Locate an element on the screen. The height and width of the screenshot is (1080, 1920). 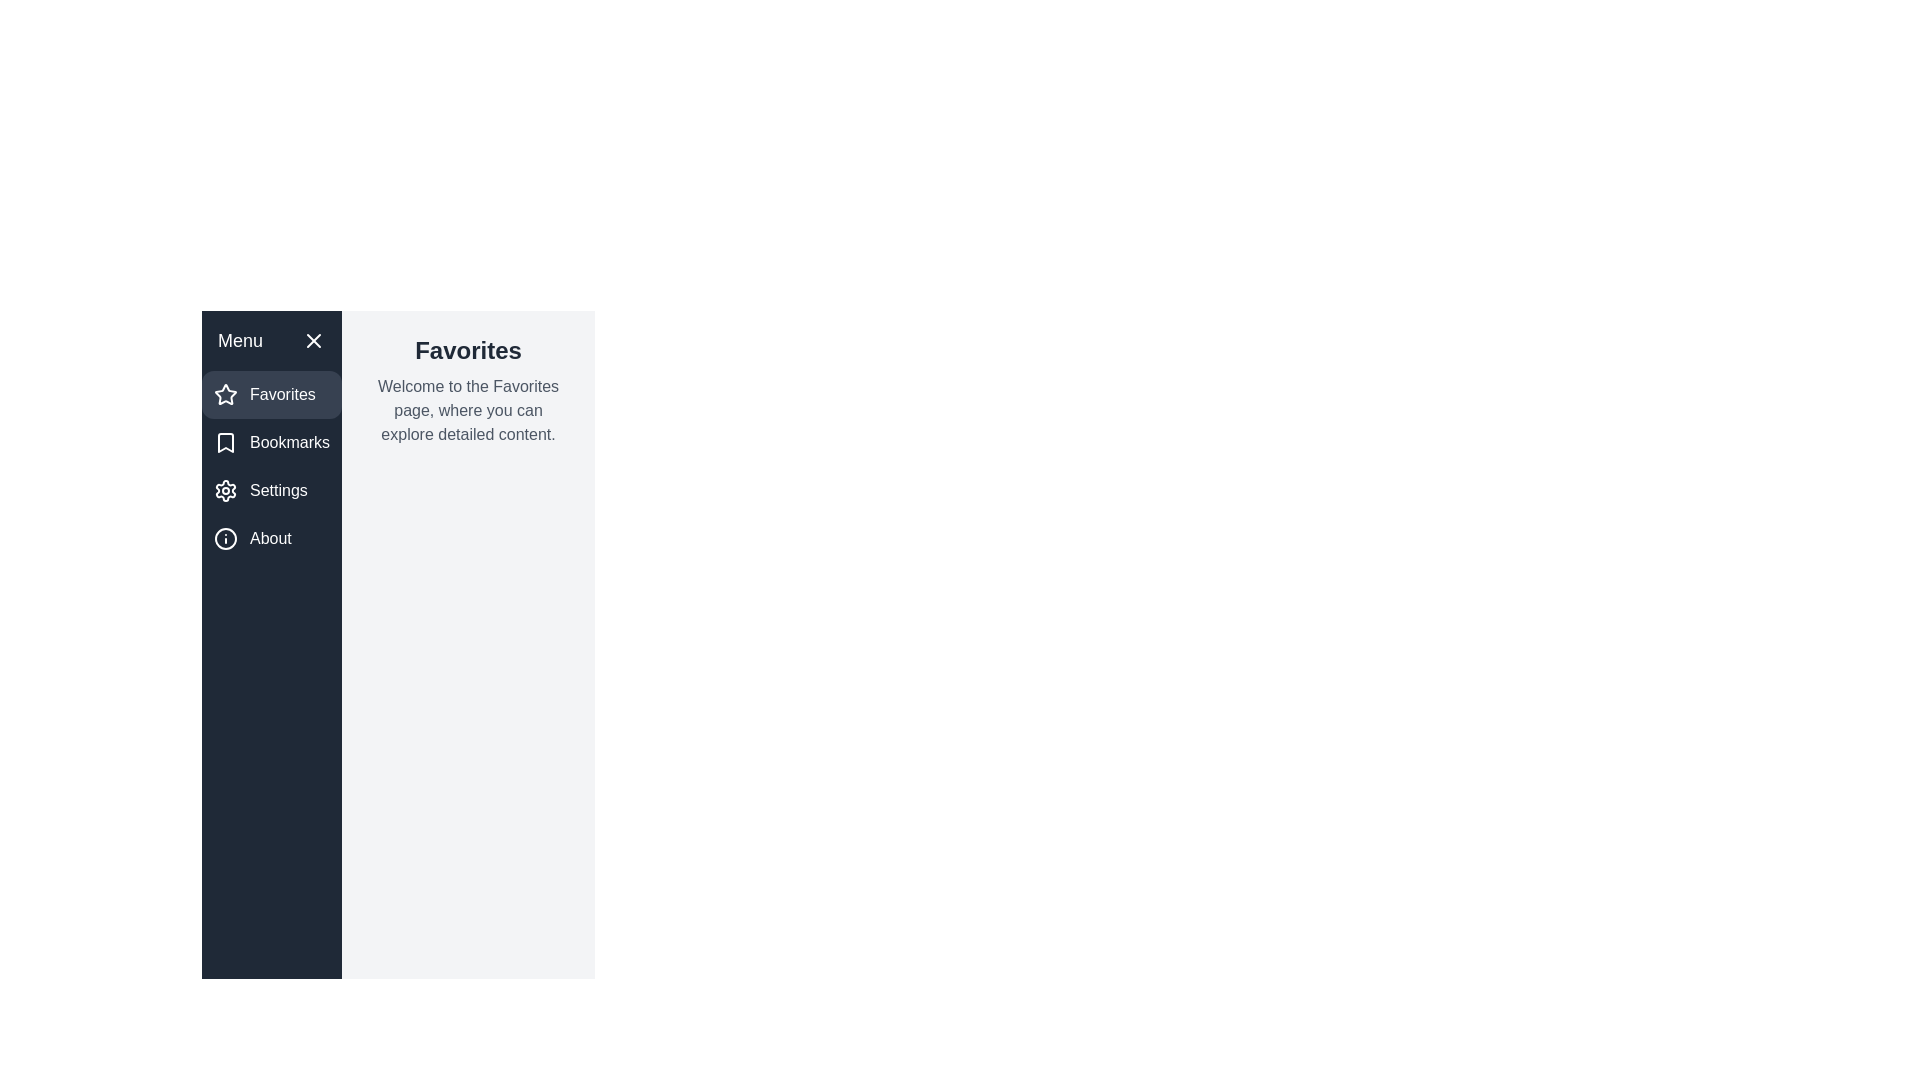
the 'About' button, which is the fourth item in the vertical menu on the left is located at coordinates (271, 538).